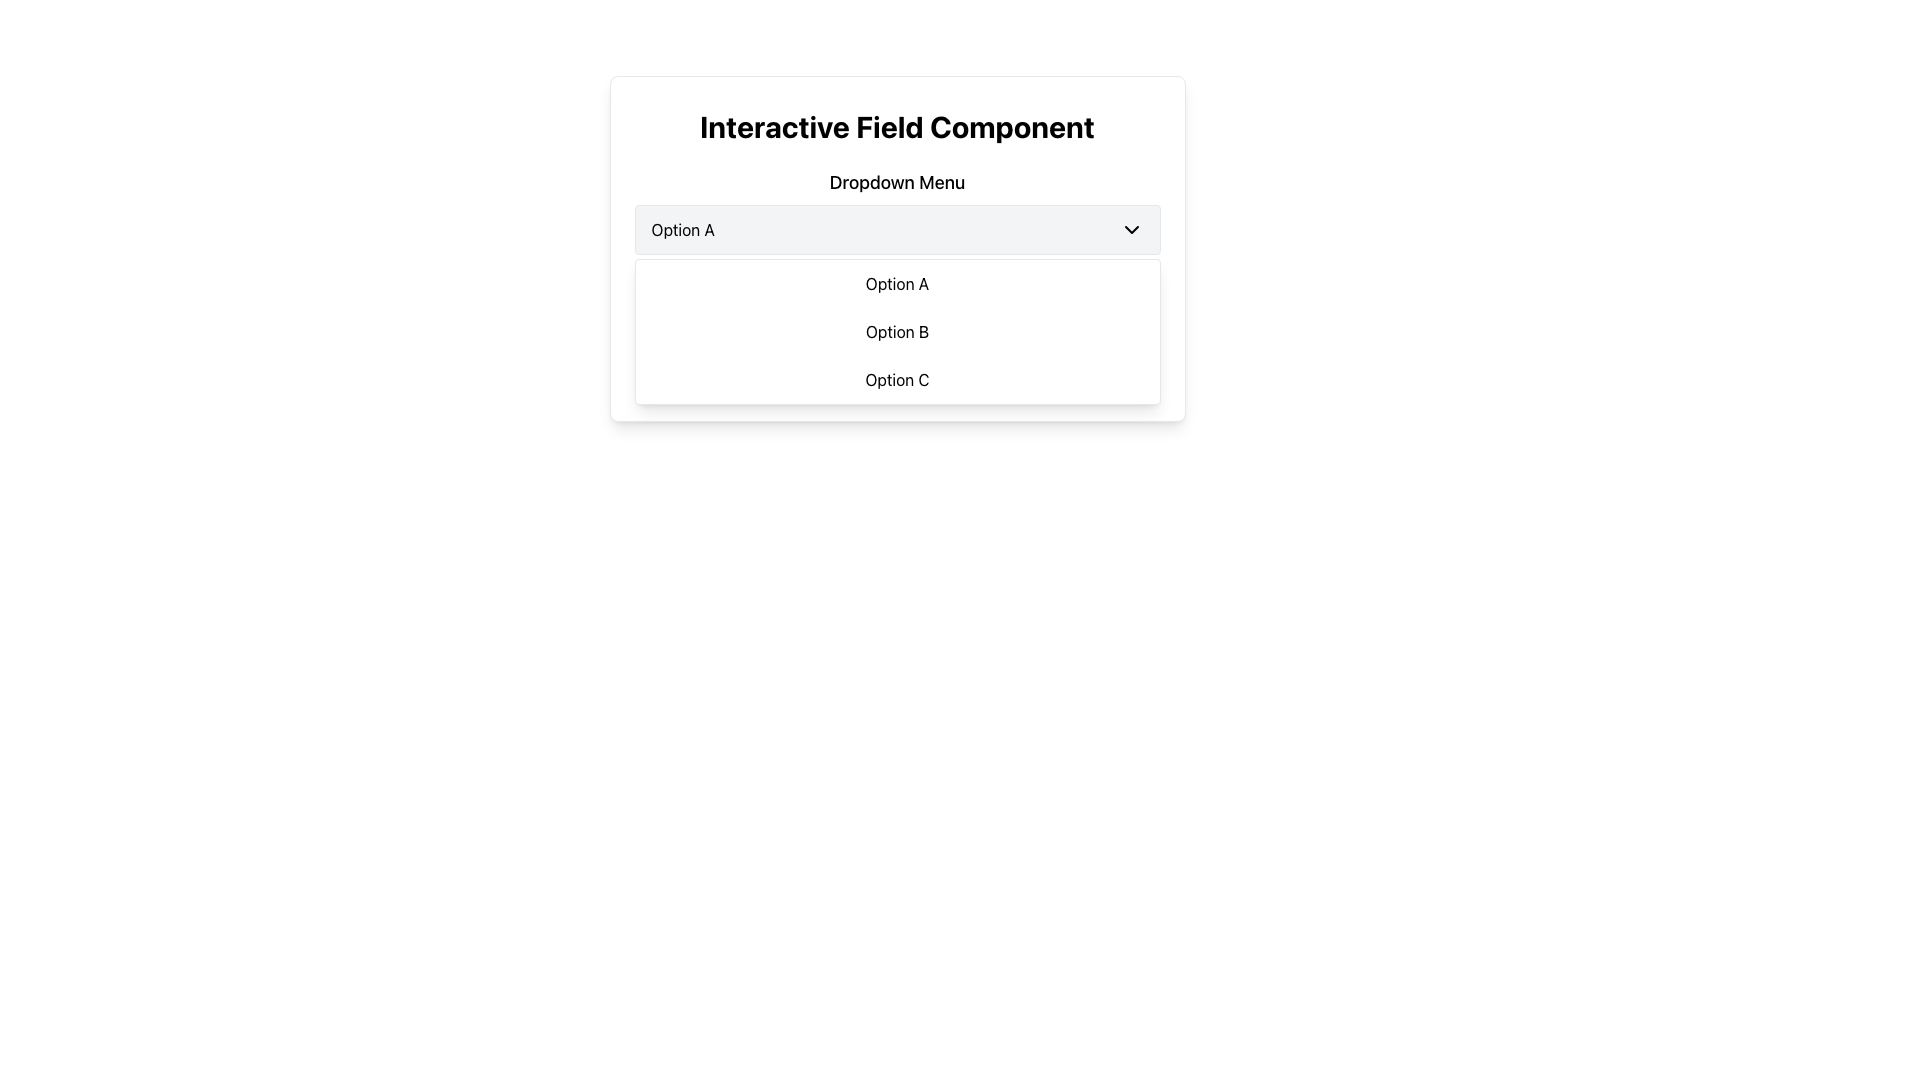 This screenshot has height=1080, width=1920. Describe the element at coordinates (896, 212) in the screenshot. I see `the dropdown menu located below the 'Dropdown Menu' title` at that location.